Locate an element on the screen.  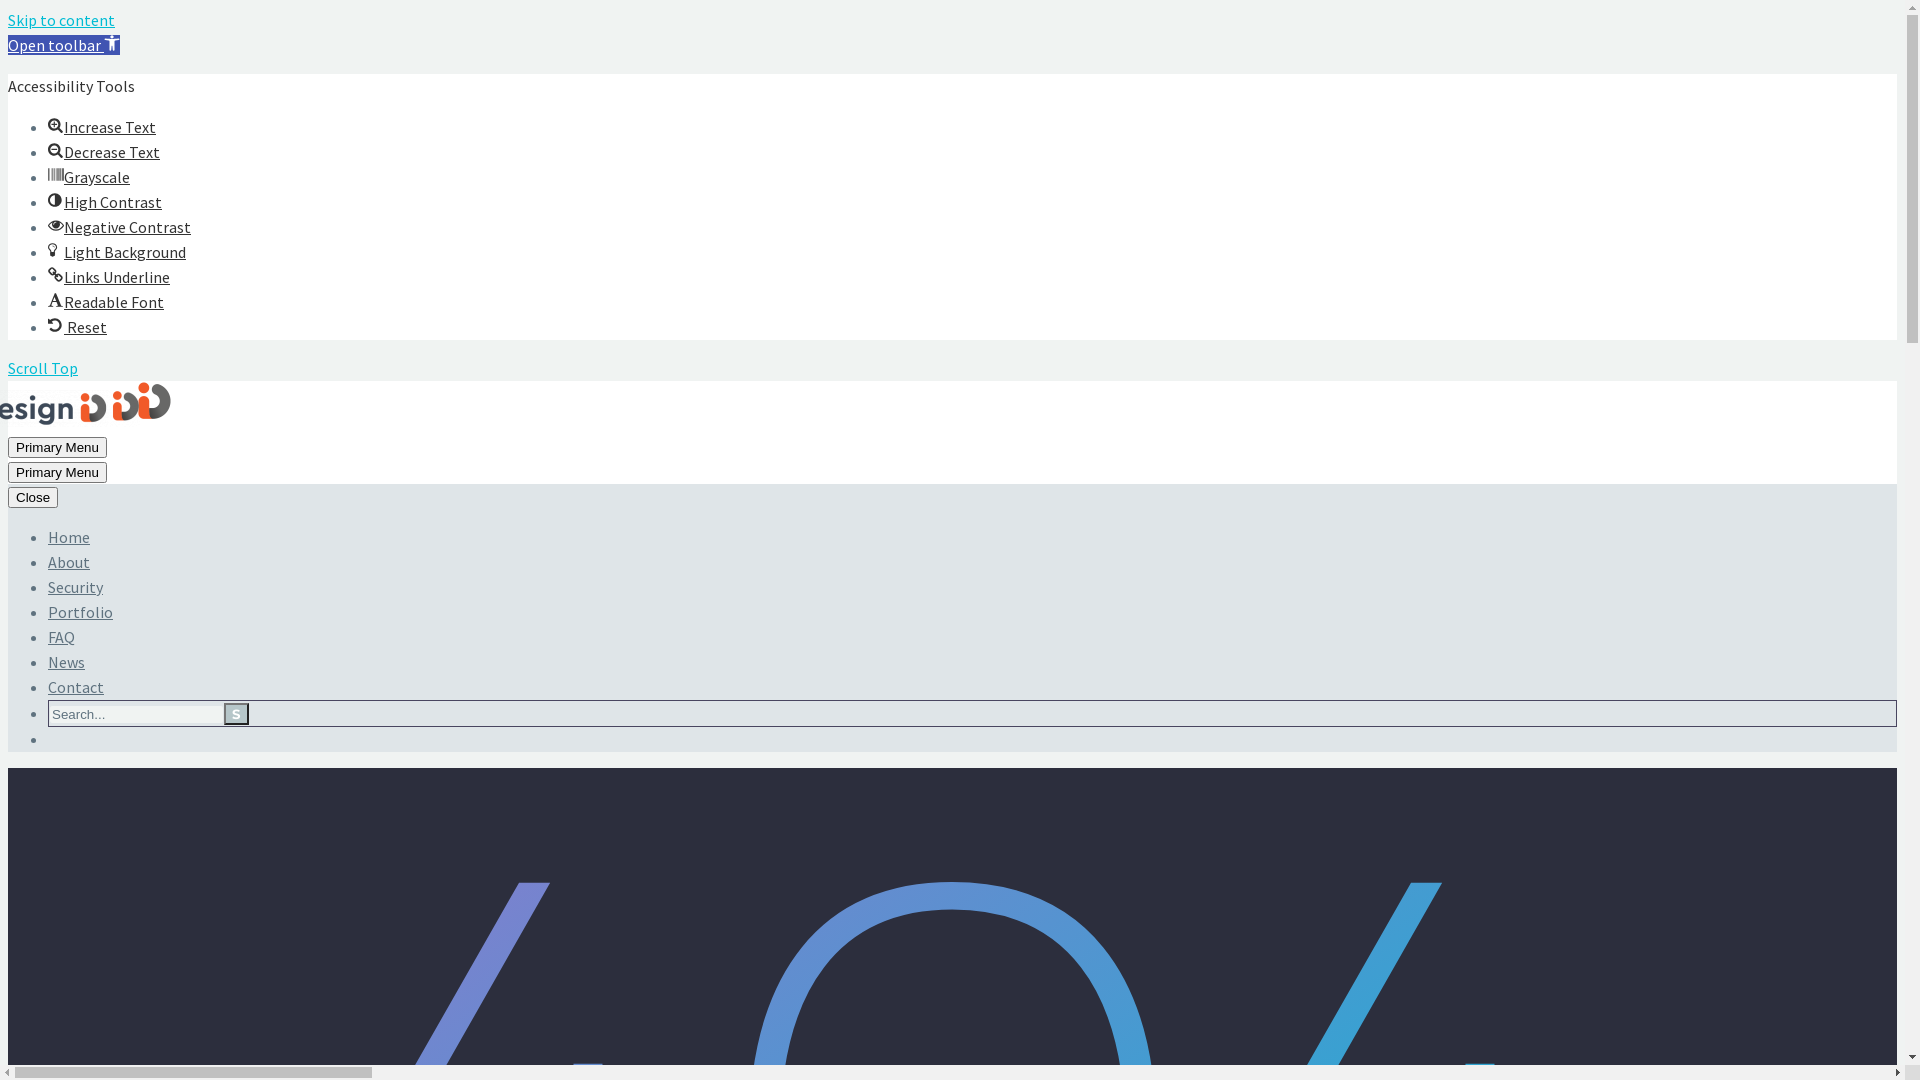
'Reset Reset' is located at coordinates (77, 326).